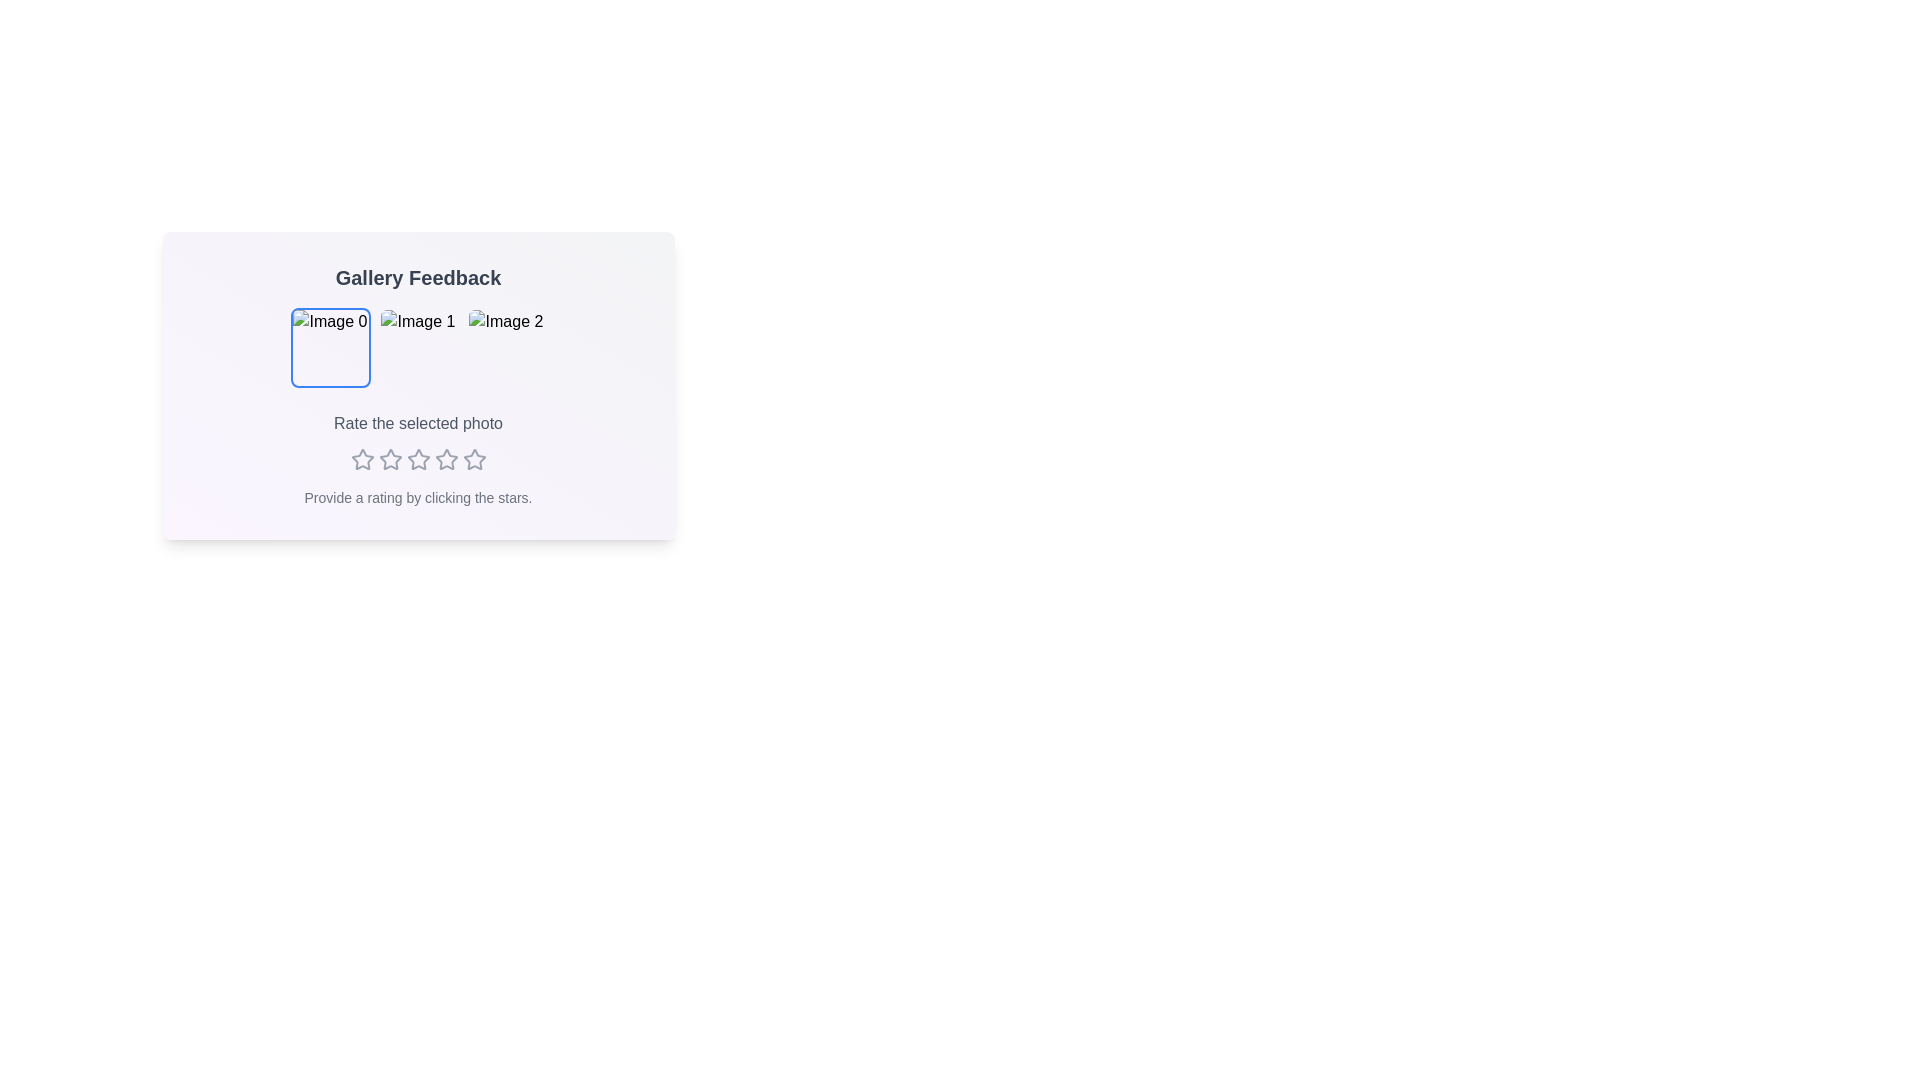 The width and height of the screenshot is (1920, 1080). I want to click on the third star icon in the rating selector for the photo, so click(445, 459).